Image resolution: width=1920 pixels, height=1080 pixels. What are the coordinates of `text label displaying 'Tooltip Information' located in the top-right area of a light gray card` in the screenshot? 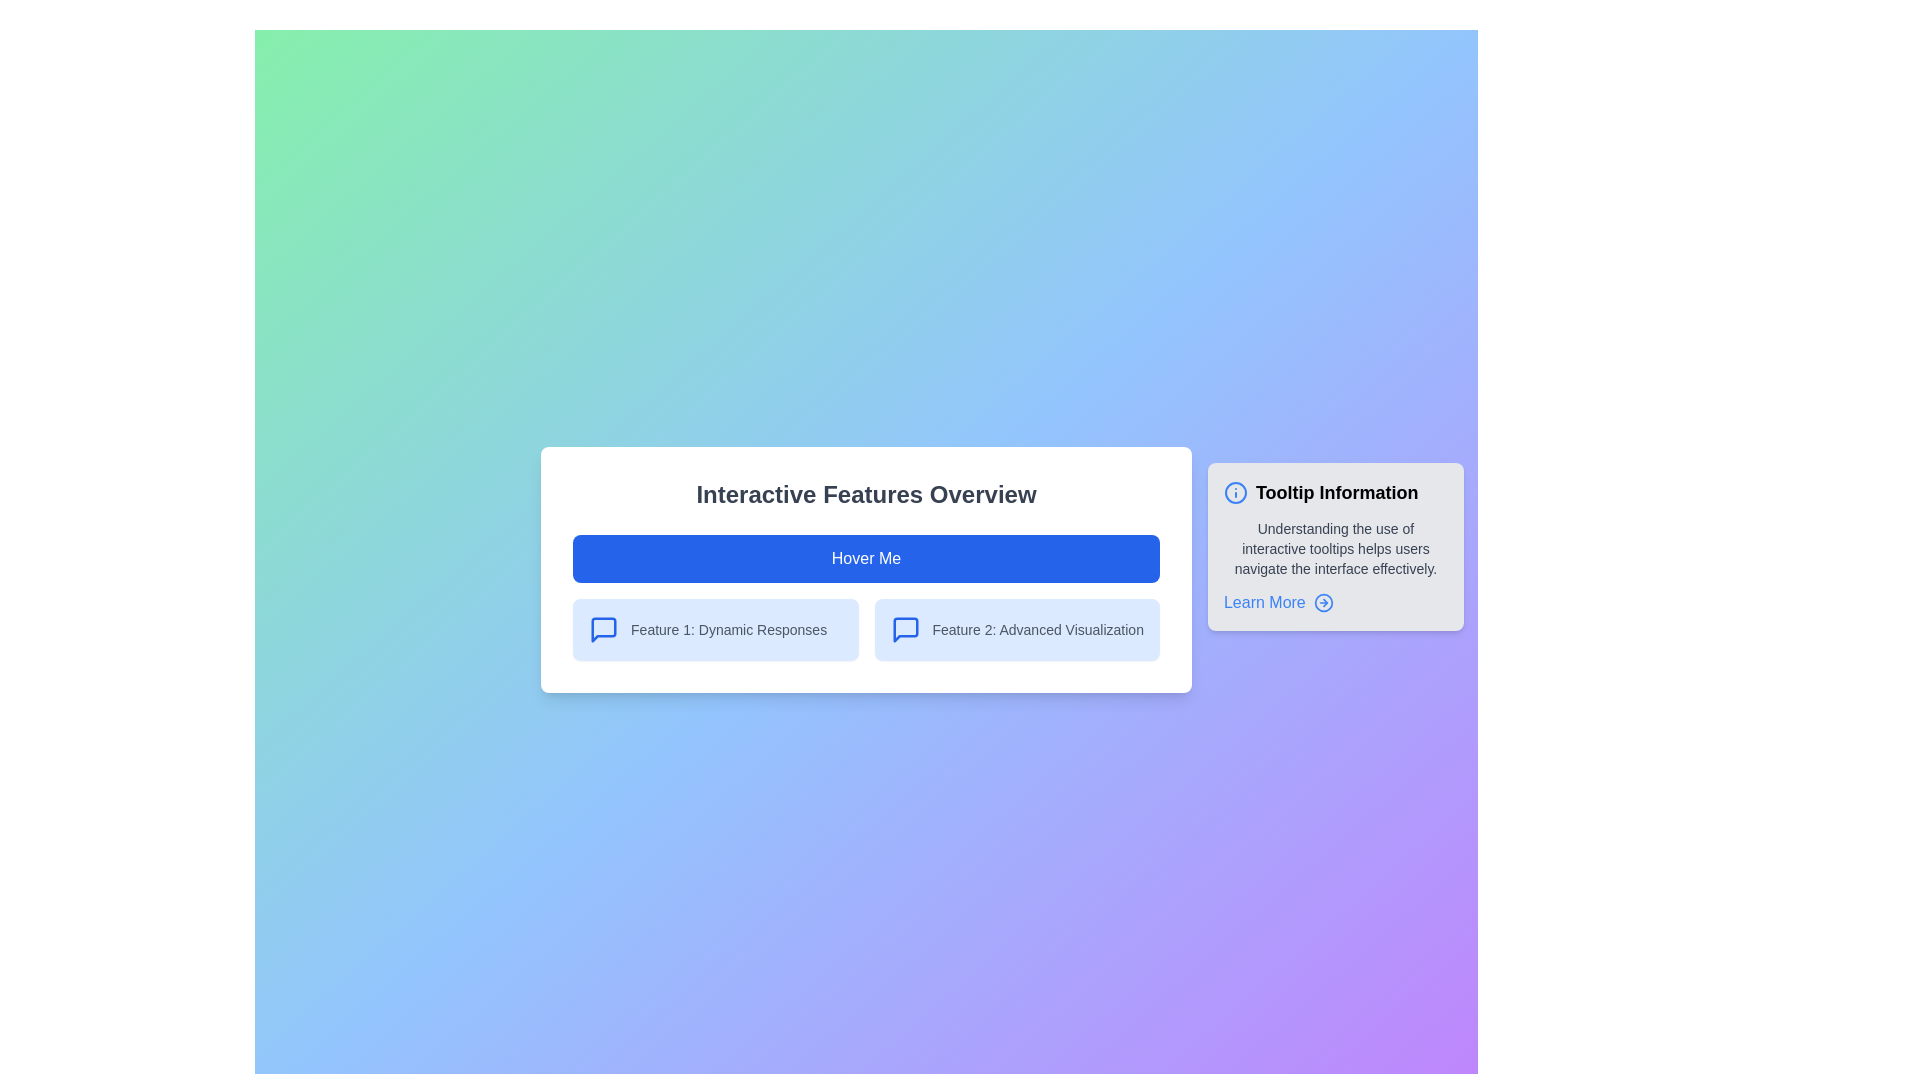 It's located at (1337, 493).